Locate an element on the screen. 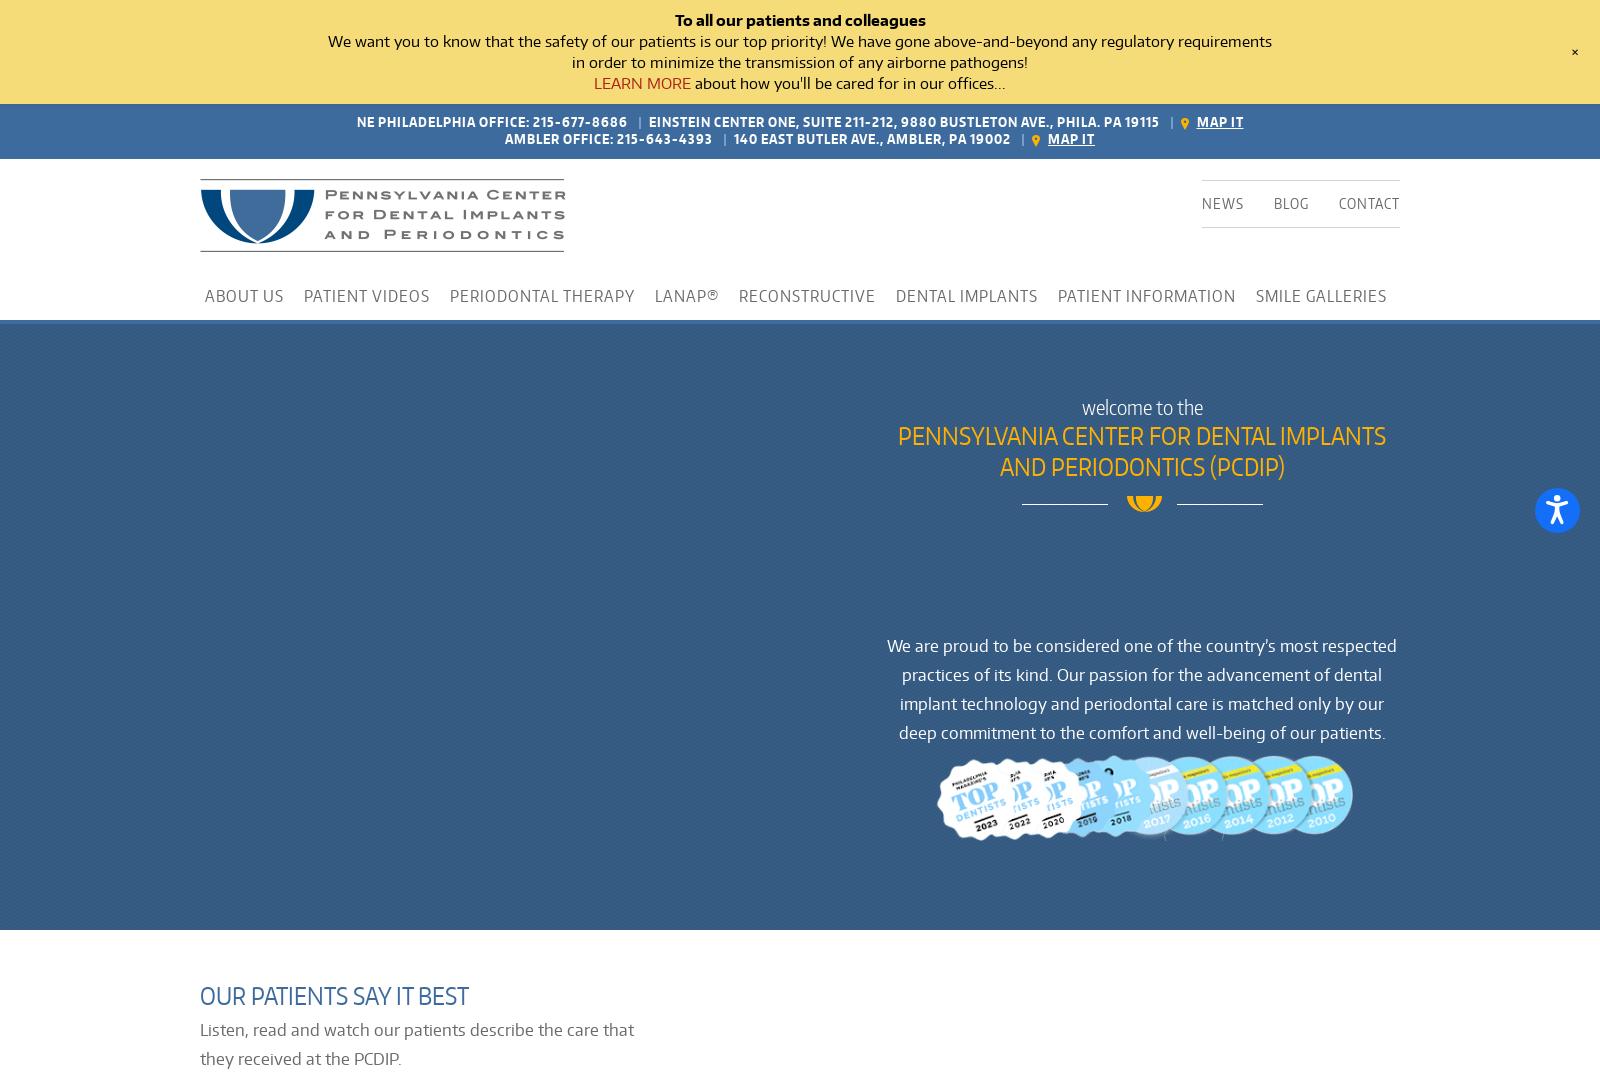 The height and width of the screenshot is (1075, 1600). 'We are proud to be considered one of the country’s most respected practices of its kind. Our passion for the advancement of dental implant technology and periodontal care is matched only by our deep commitment to the comfort and well-being of our patients.' is located at coordinates (1141, 687).